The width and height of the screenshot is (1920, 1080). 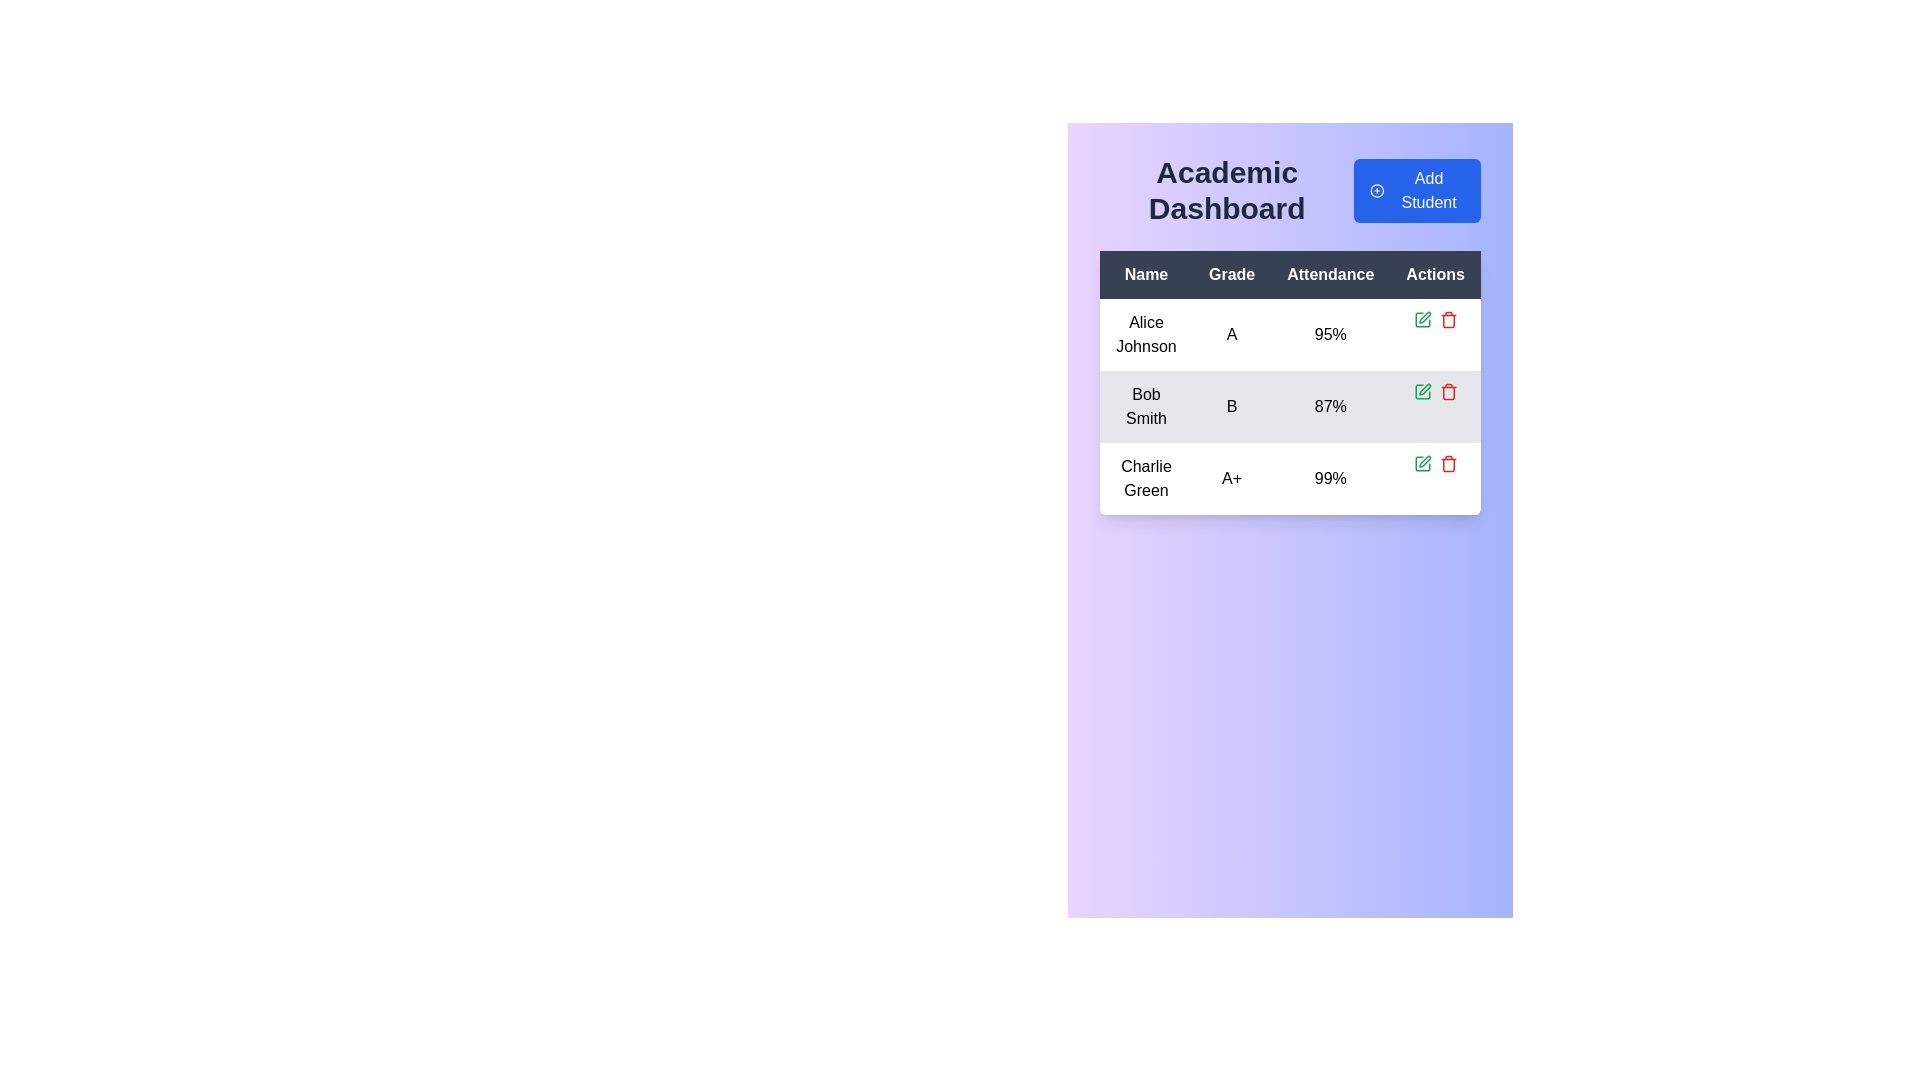 What do you see at coordinates (1231, 334) in the screenshot?
I see `the static text element displaying the grade 'A' for student Alice Johnson, which is located in the 'Grade' column of the main table under the 'Academic Dashboard'` at bounding box center [1231, 334].